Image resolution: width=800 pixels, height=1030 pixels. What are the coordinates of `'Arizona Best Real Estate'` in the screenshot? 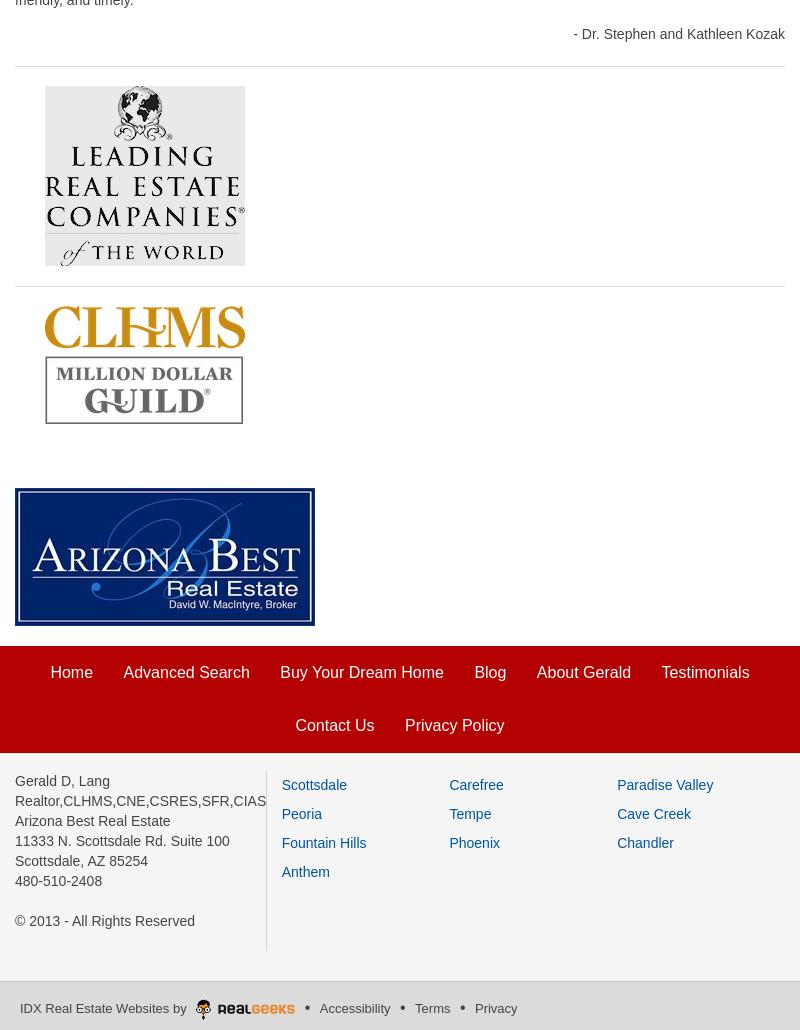 It's located at (92, 818).